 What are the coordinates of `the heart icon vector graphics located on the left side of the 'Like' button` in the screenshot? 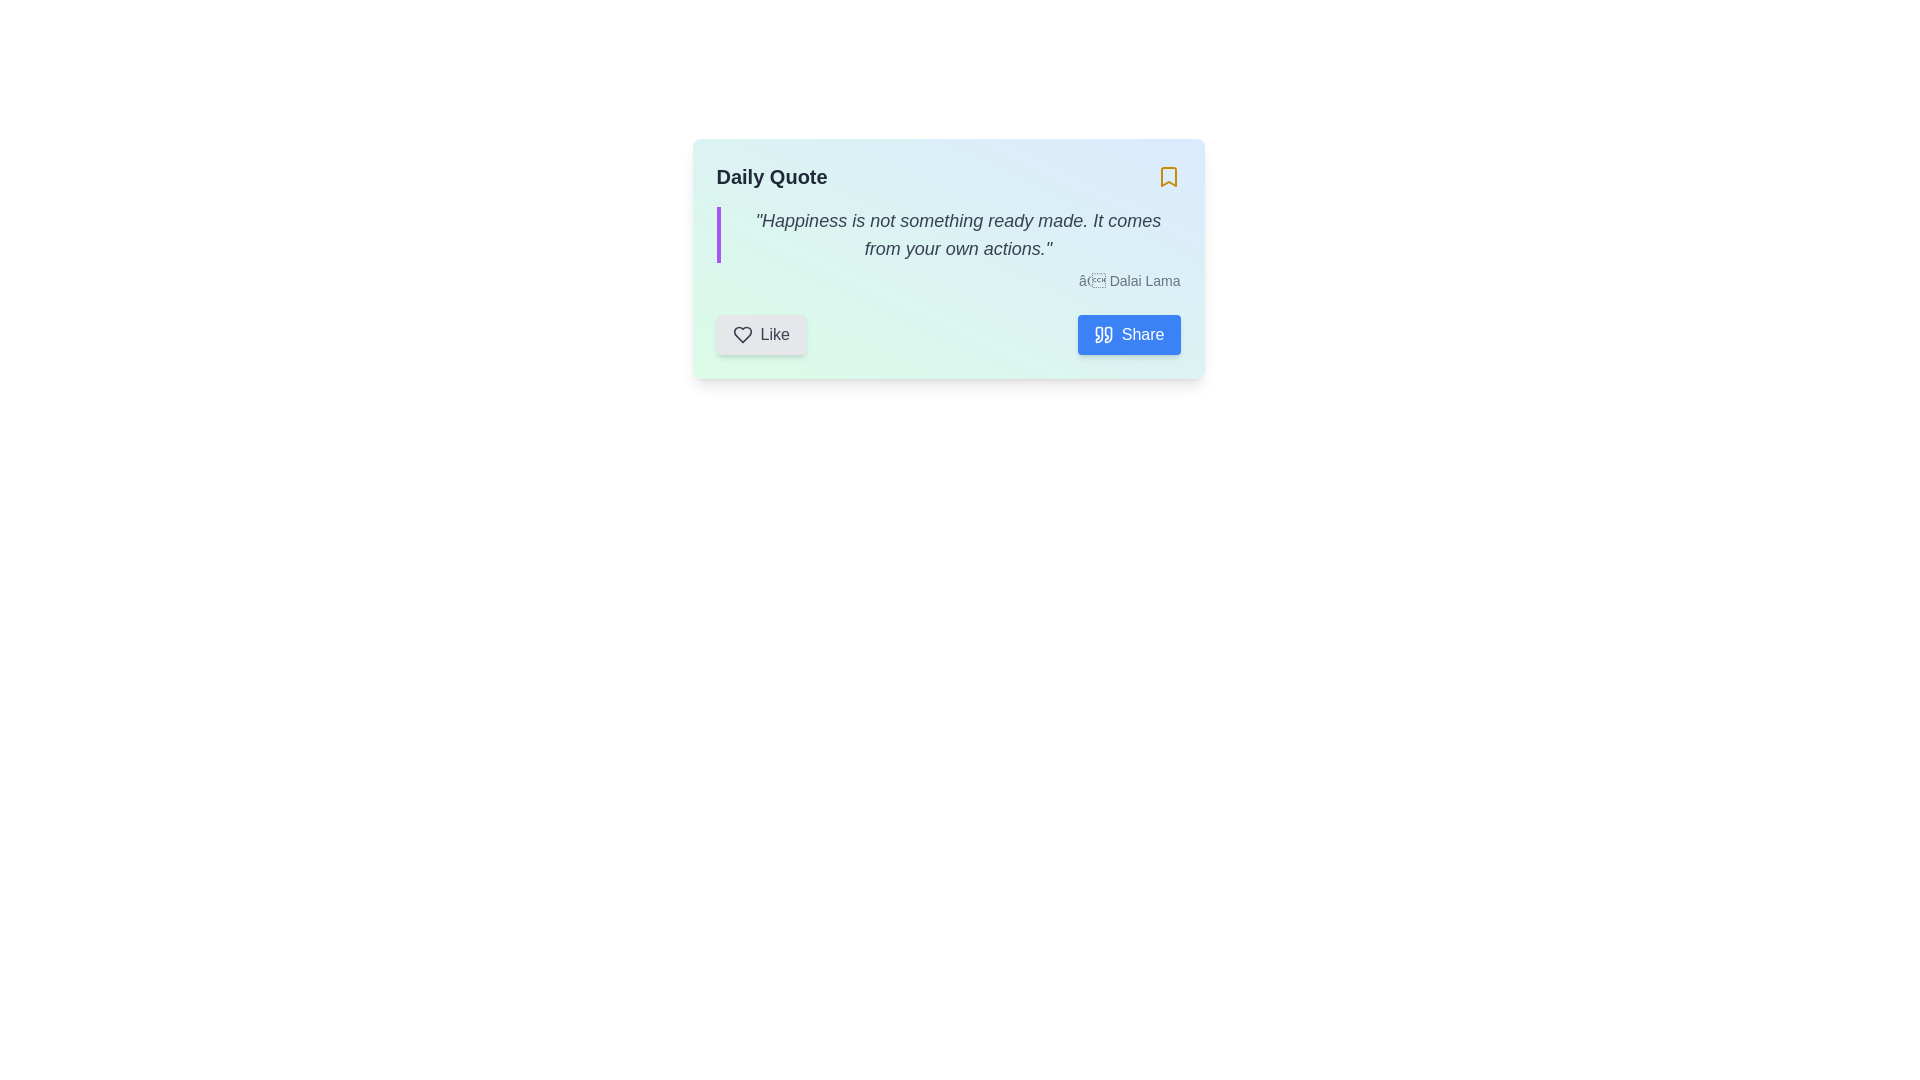 It's located at (741, 334).